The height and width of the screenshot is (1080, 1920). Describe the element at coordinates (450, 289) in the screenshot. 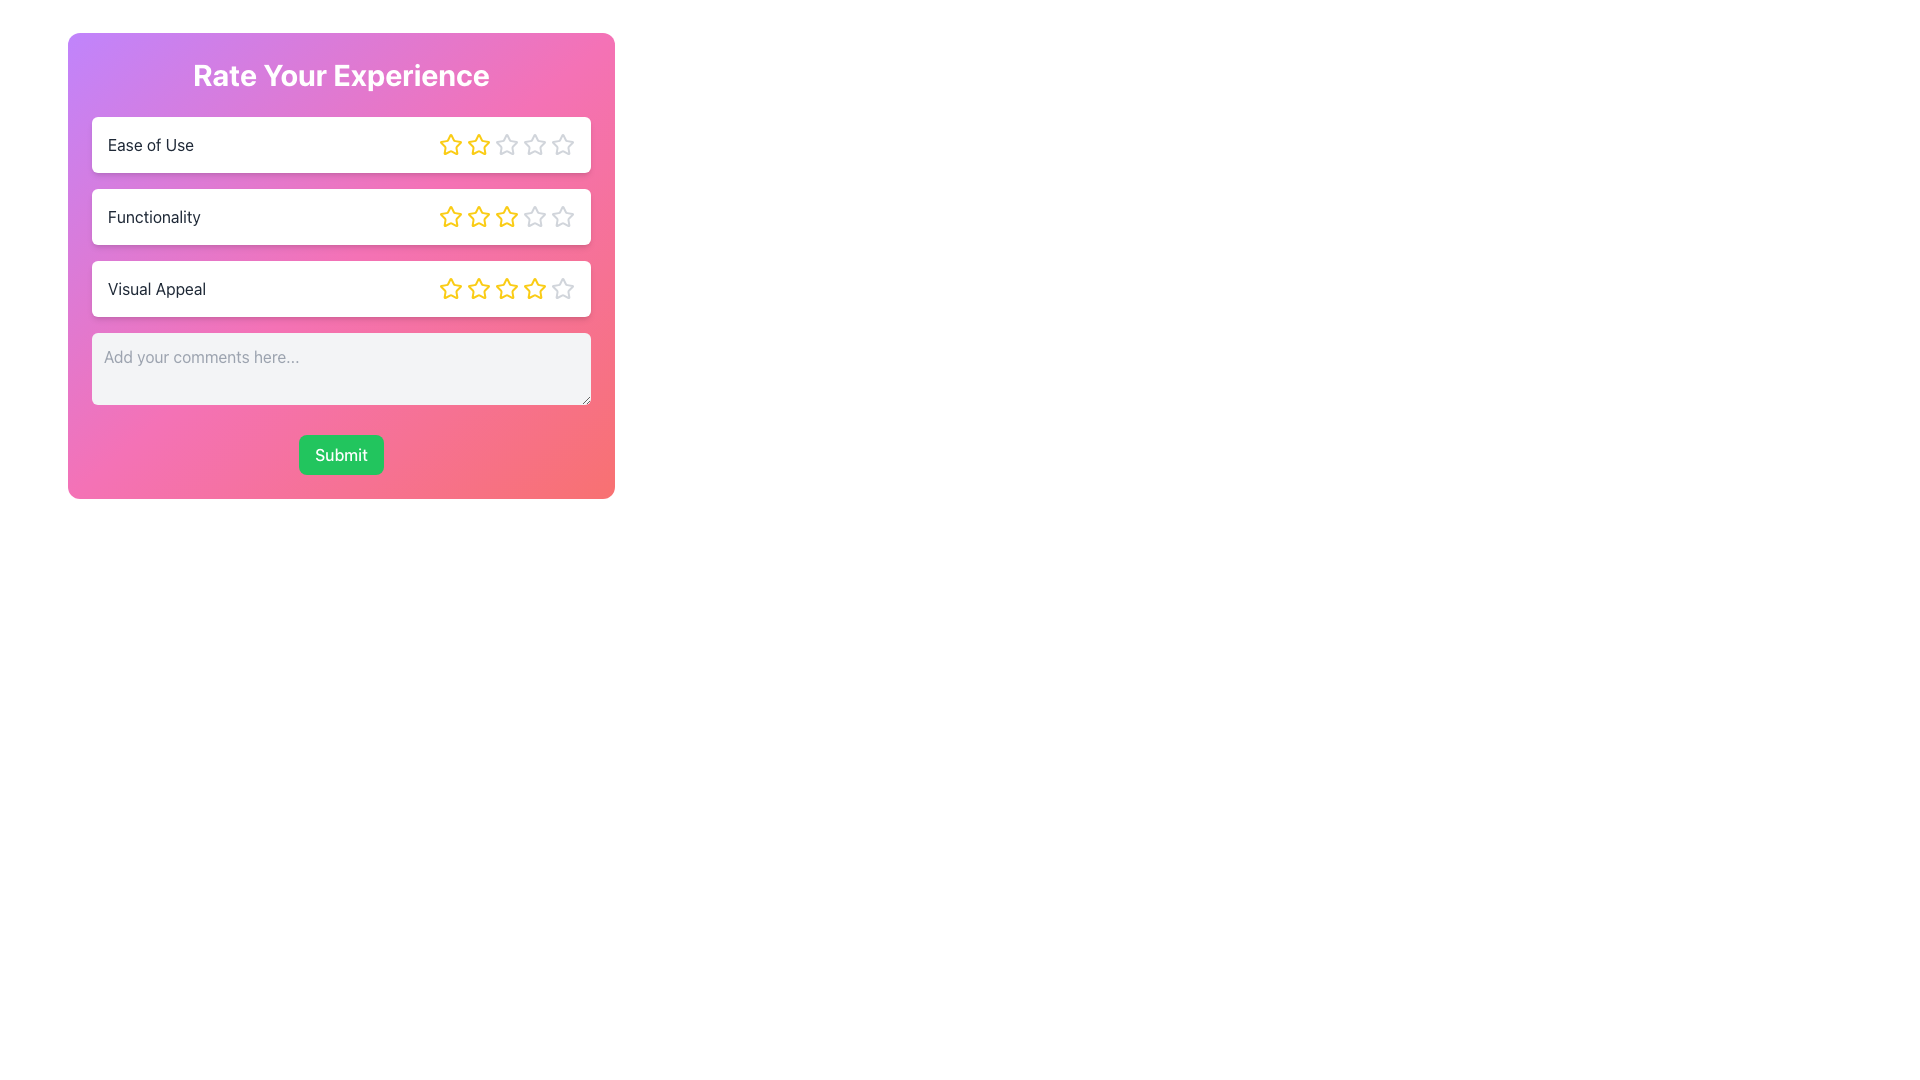

I see `the first yellow star icon in the rating scale for 'Visual Appeal'` at that location.